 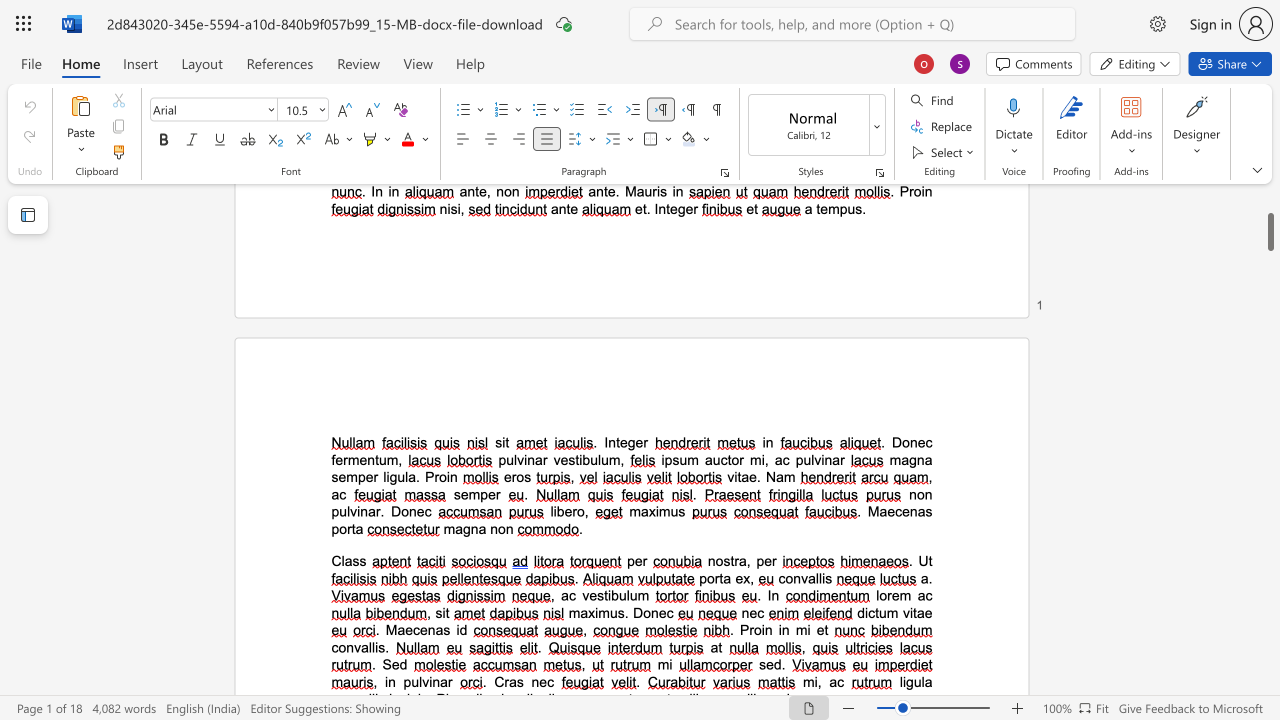 What do you see at coordinates (346, 528) in the screenshot?
I see `the space between the continuous character "o" and "r" in the text` at bounding box center [346, 528].